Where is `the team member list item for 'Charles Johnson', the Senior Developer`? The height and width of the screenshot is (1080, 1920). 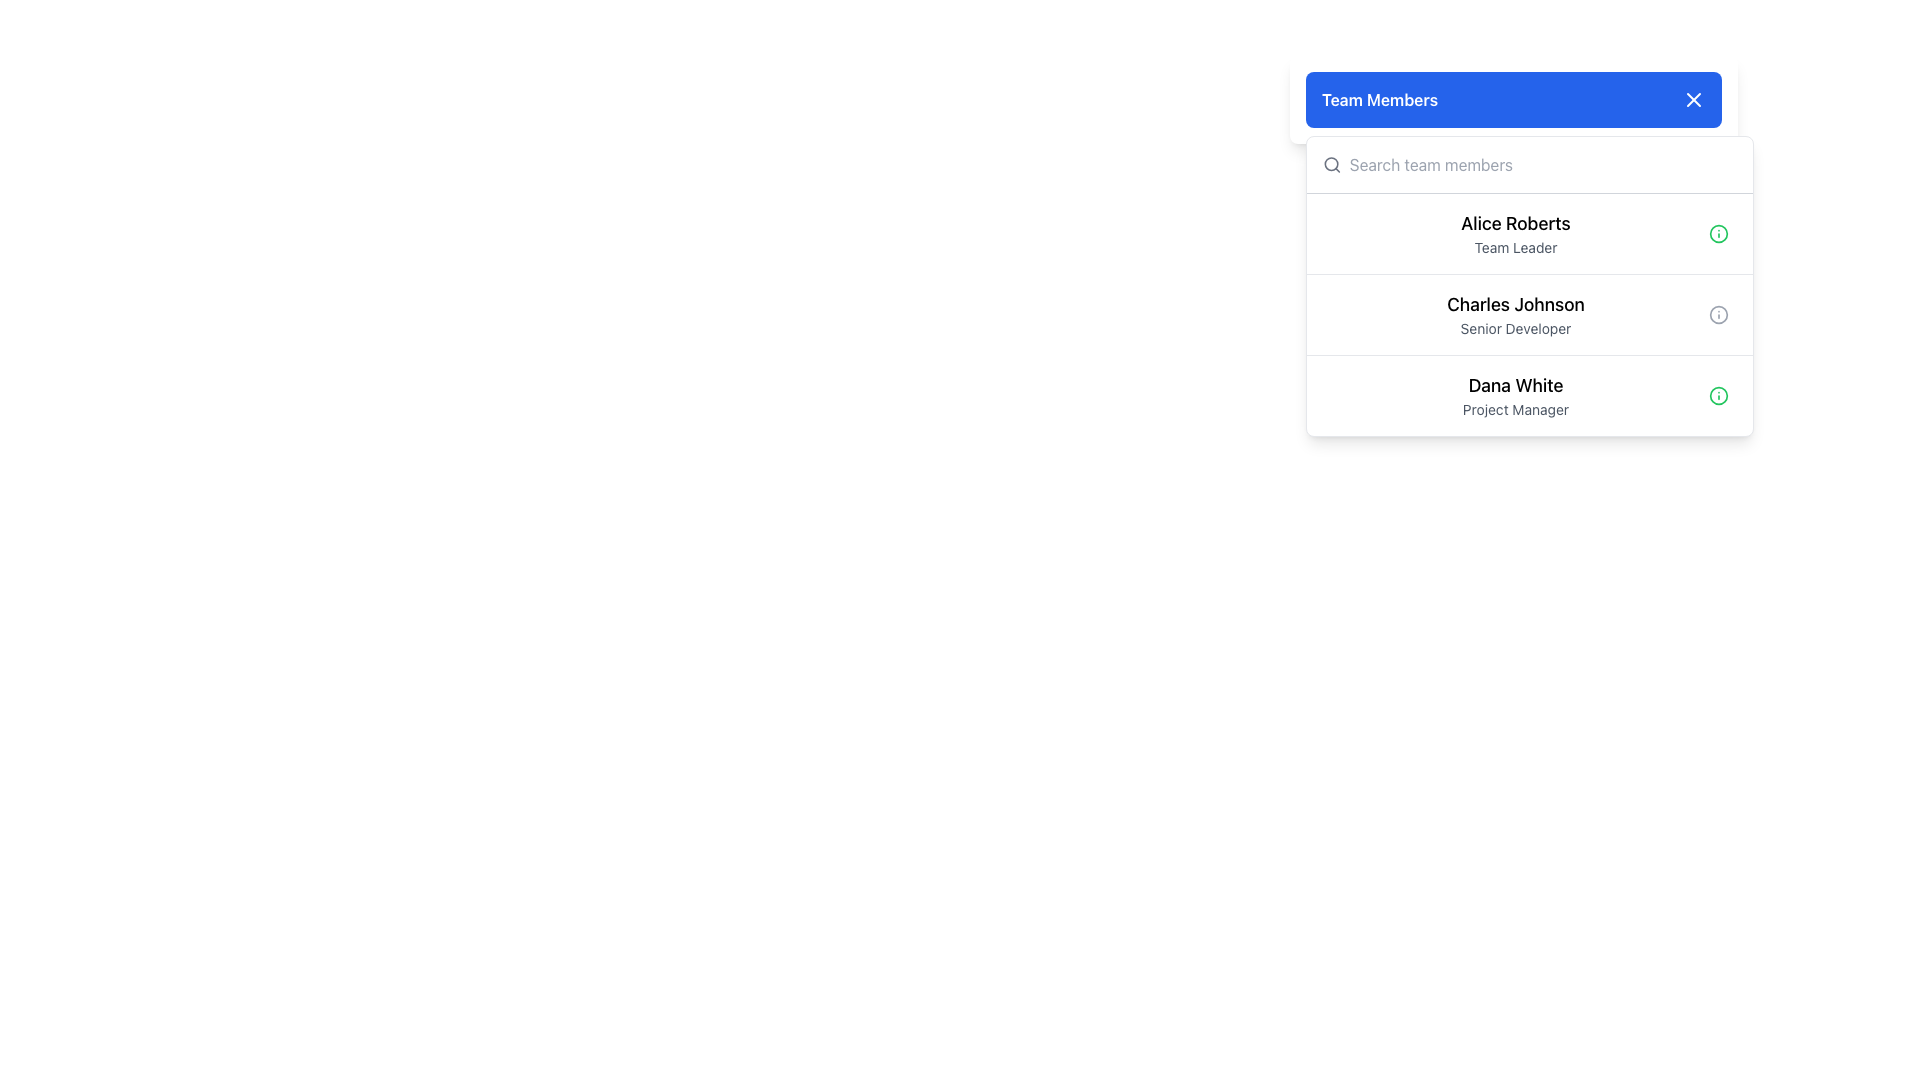 the team member list item for 'Charles Johnson', the Senior Developer is located at coordinates (1529, 286).